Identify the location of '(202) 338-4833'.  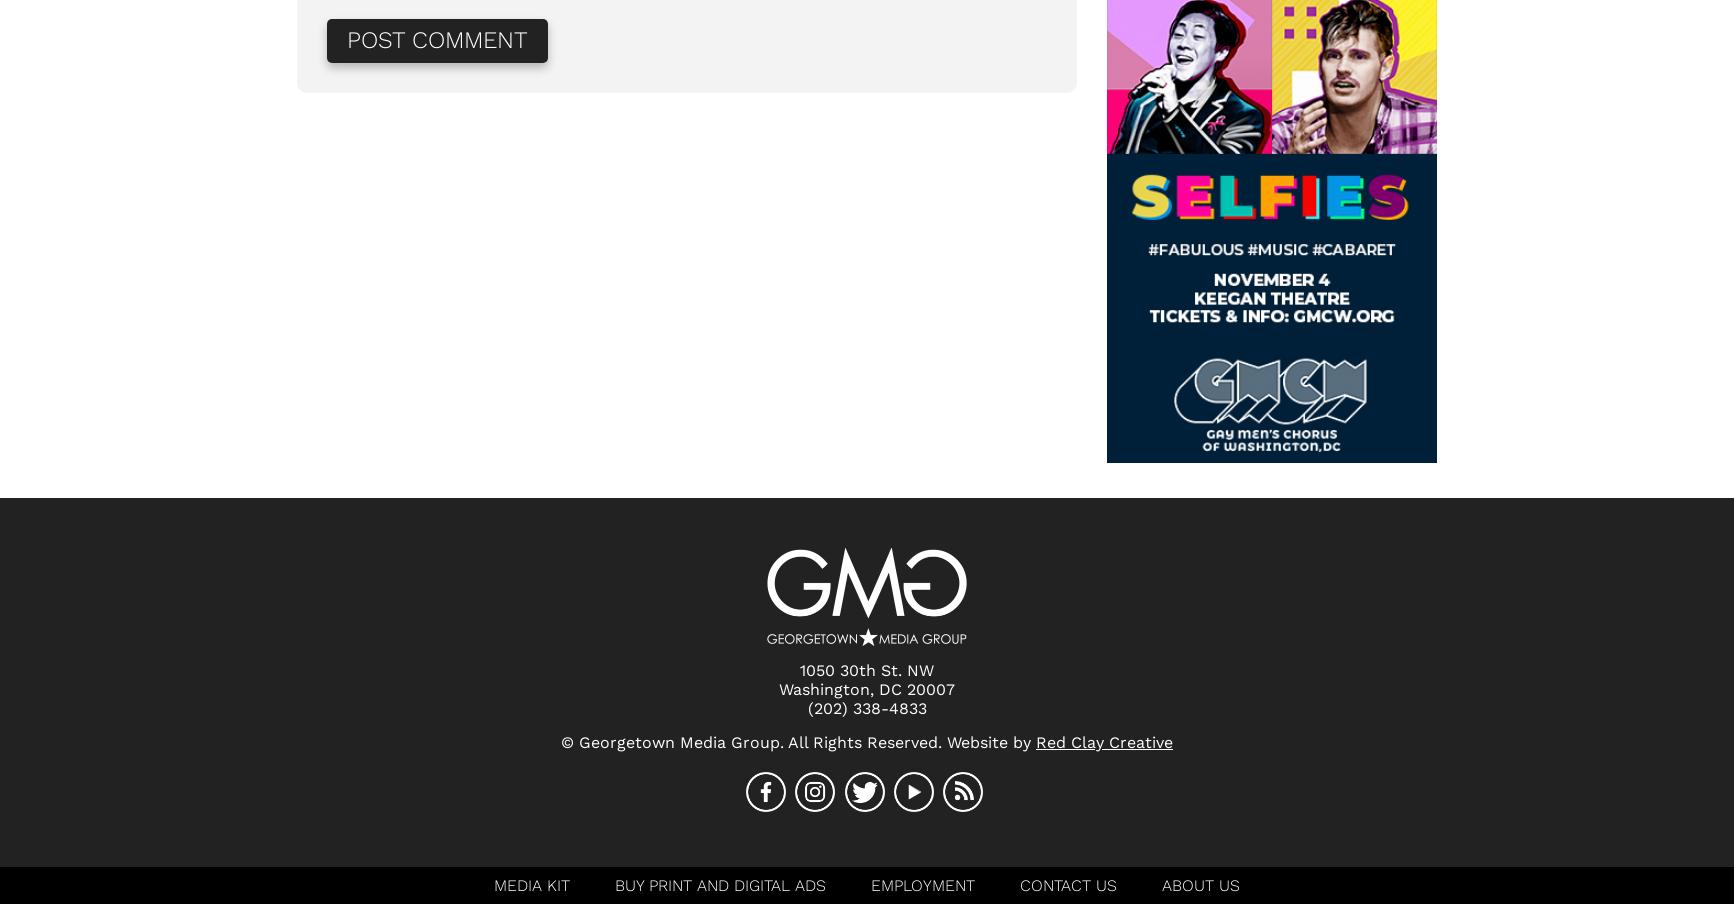
(865, 706).